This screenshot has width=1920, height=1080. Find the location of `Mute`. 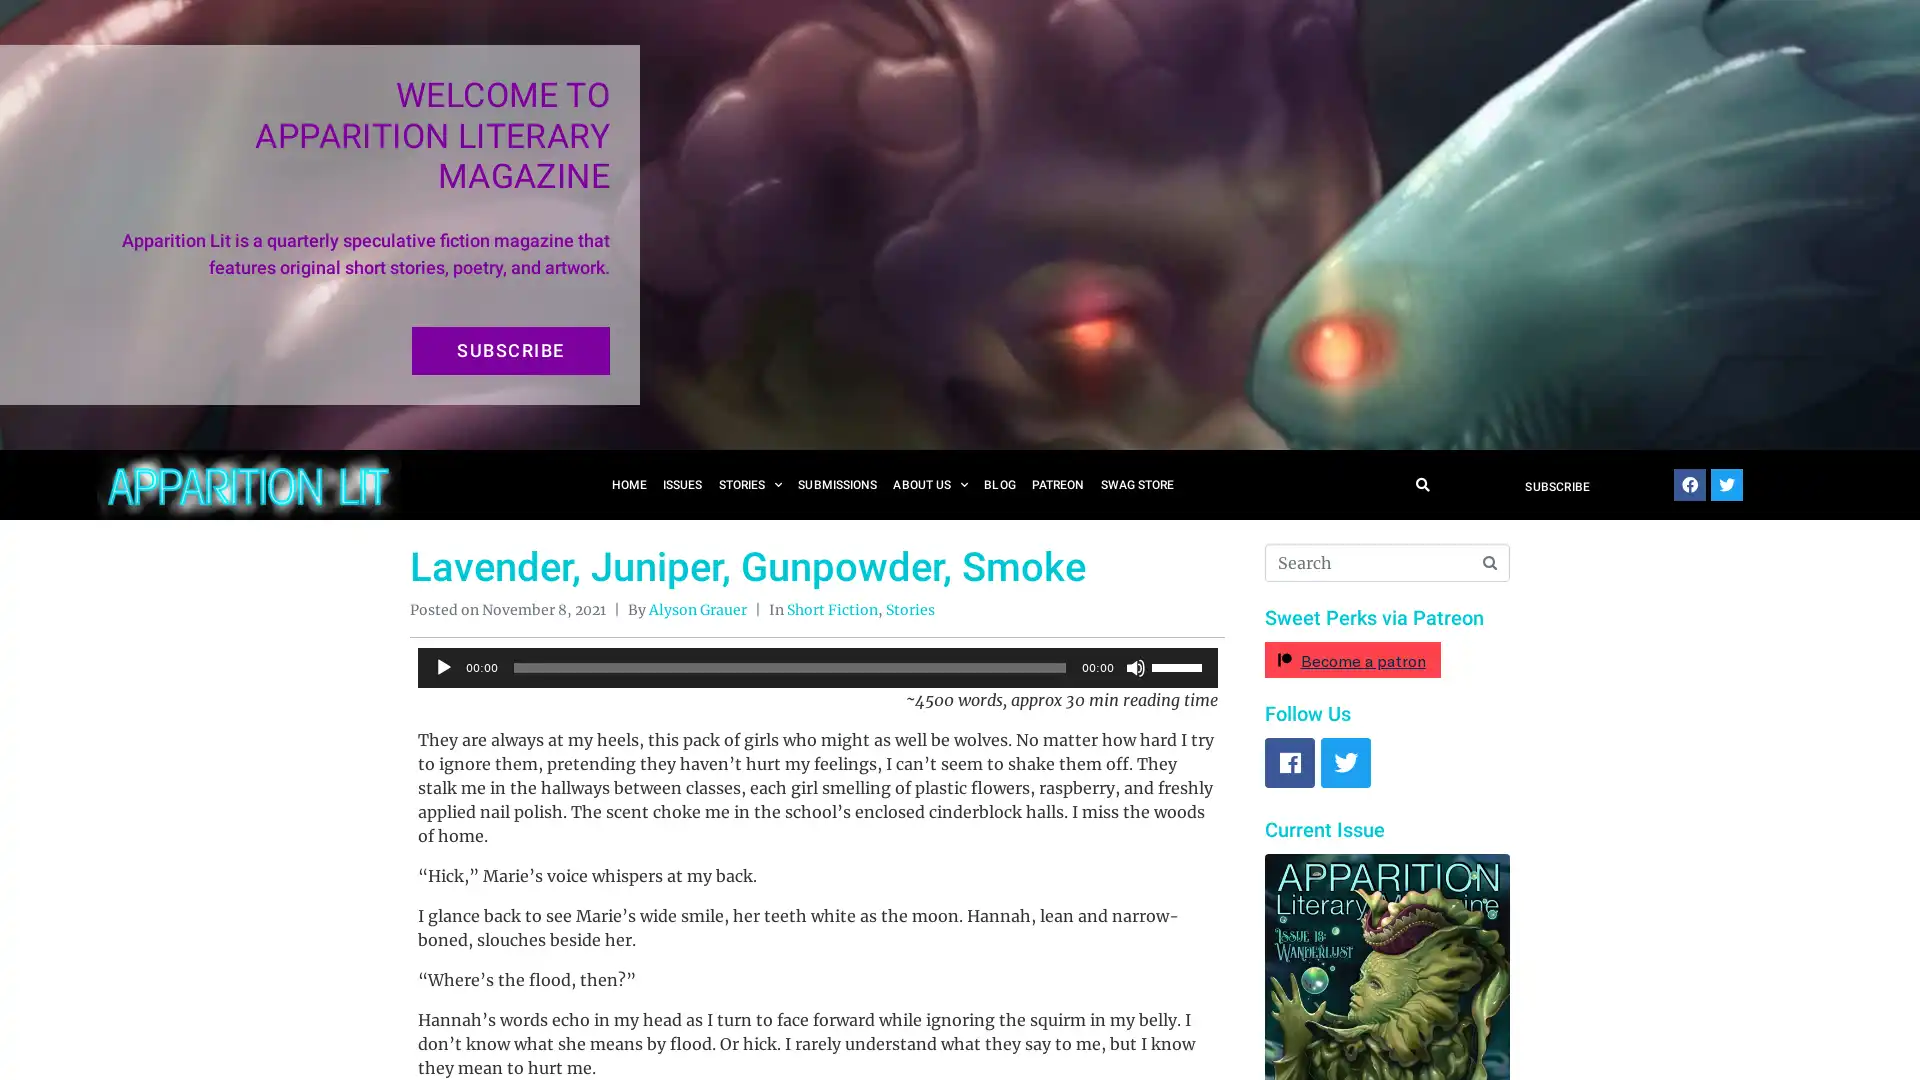

Mute is located at coordinates (1134, 667).